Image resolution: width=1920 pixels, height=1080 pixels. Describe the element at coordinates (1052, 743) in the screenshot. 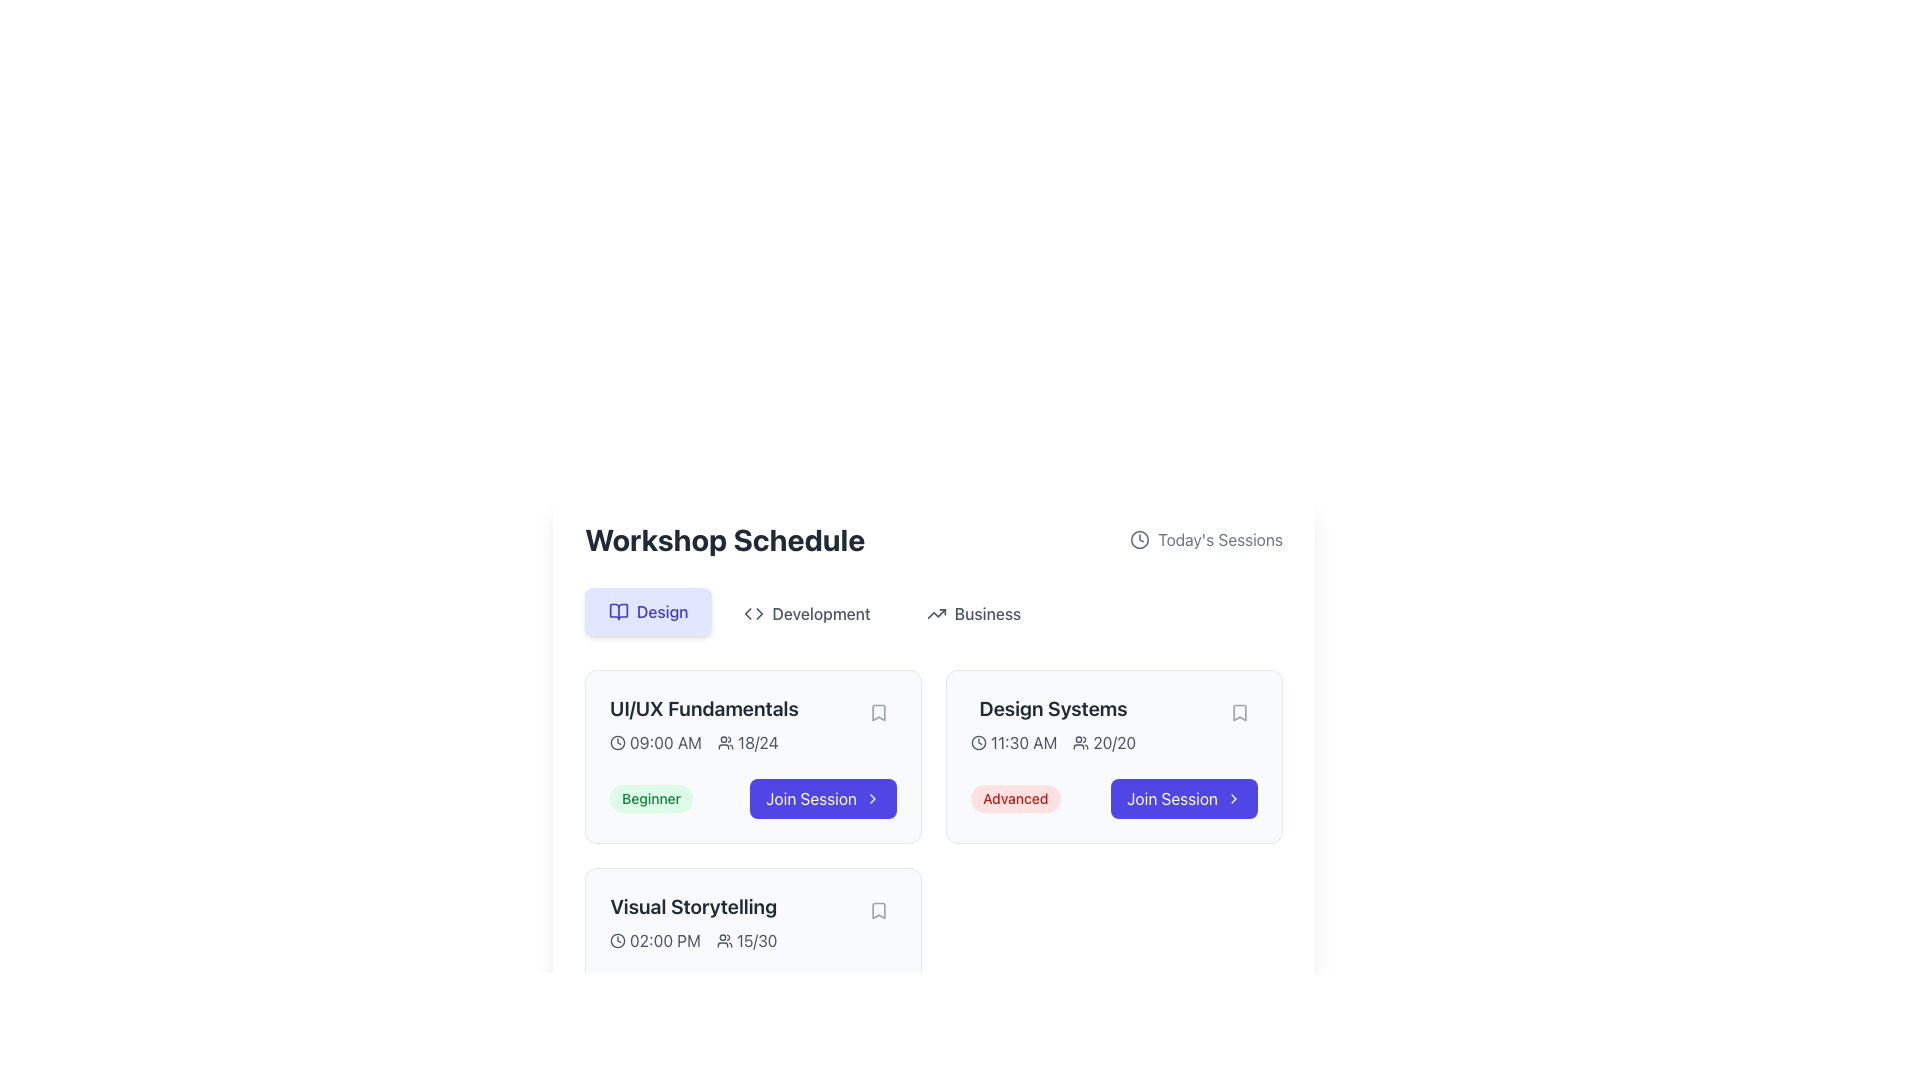

I see `the informational label that displays session start time and participant quota, located within the 'Design Systems' session card on the right-hand side of the 'Workshop Schedule' layout` at that location.